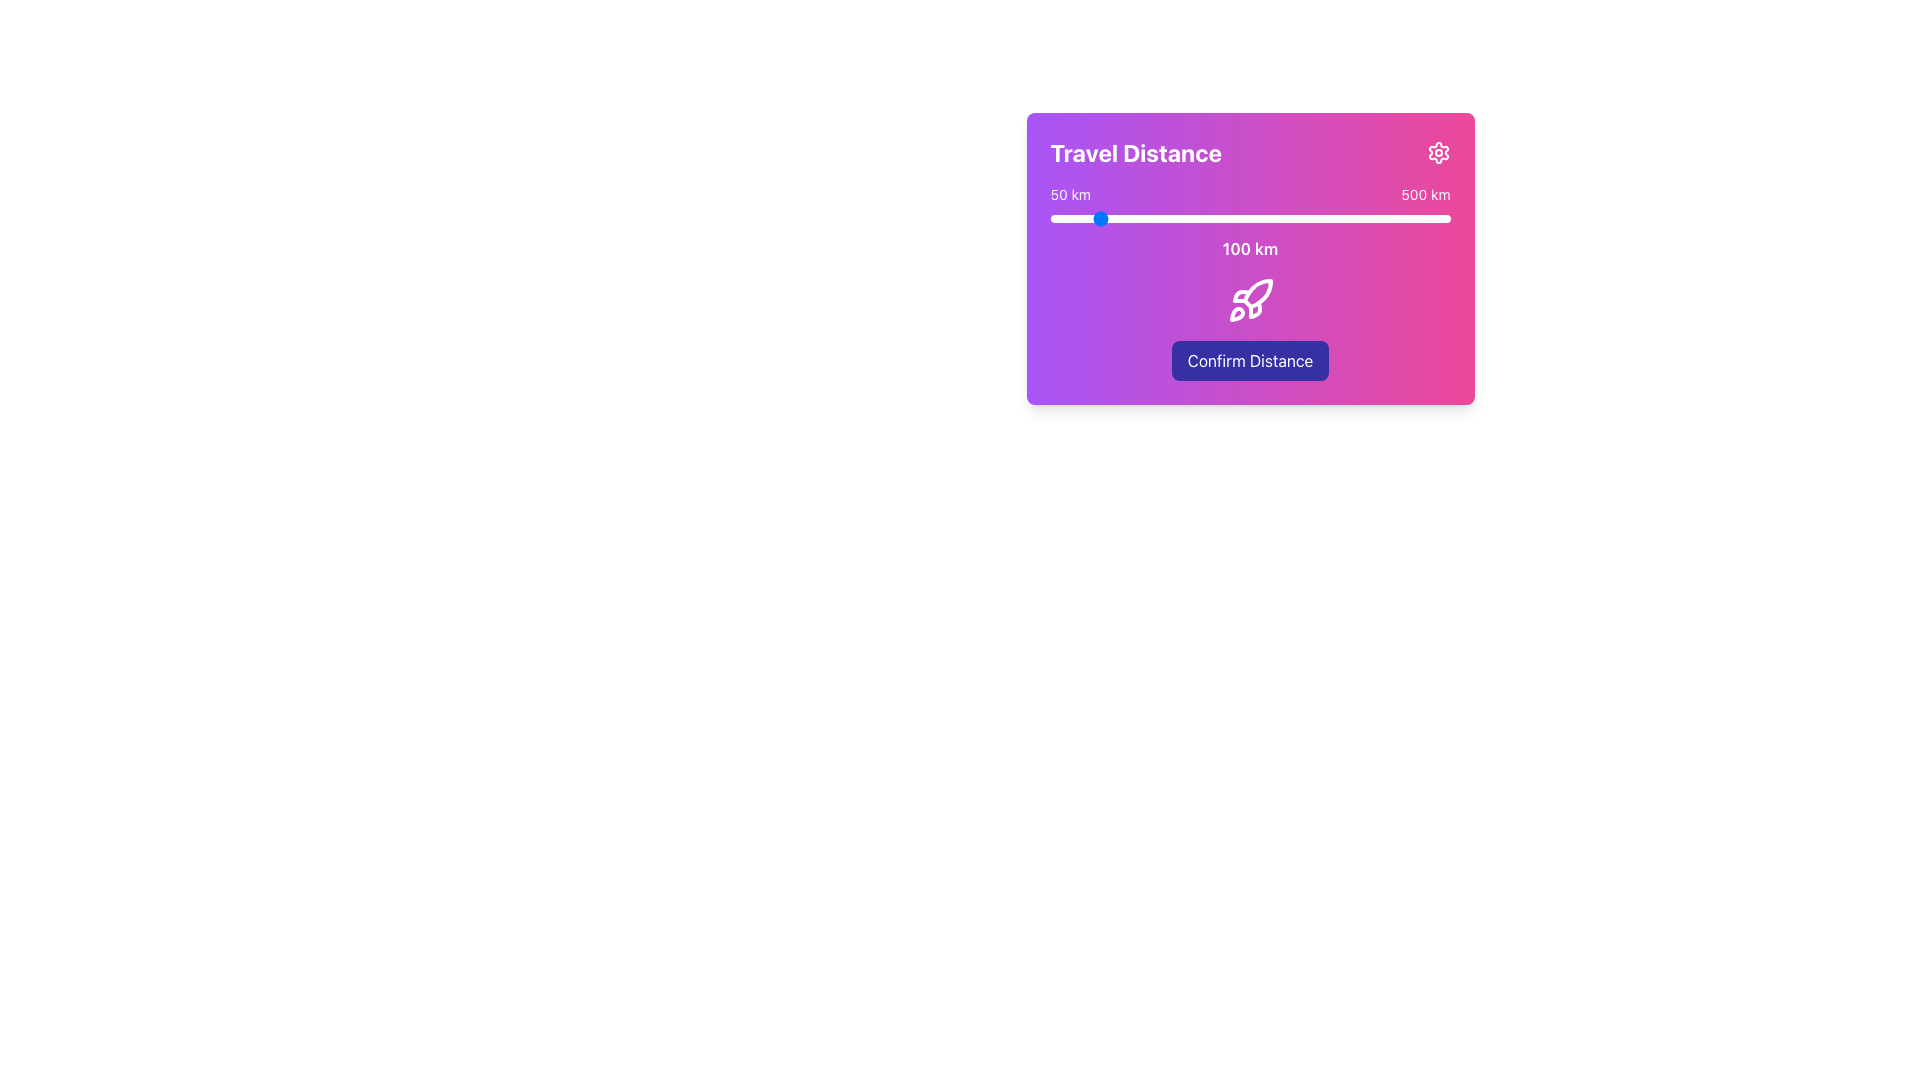  Describe the element at coordinates (1183, 219) in the screenshot. I see `the travel distance` at that location.